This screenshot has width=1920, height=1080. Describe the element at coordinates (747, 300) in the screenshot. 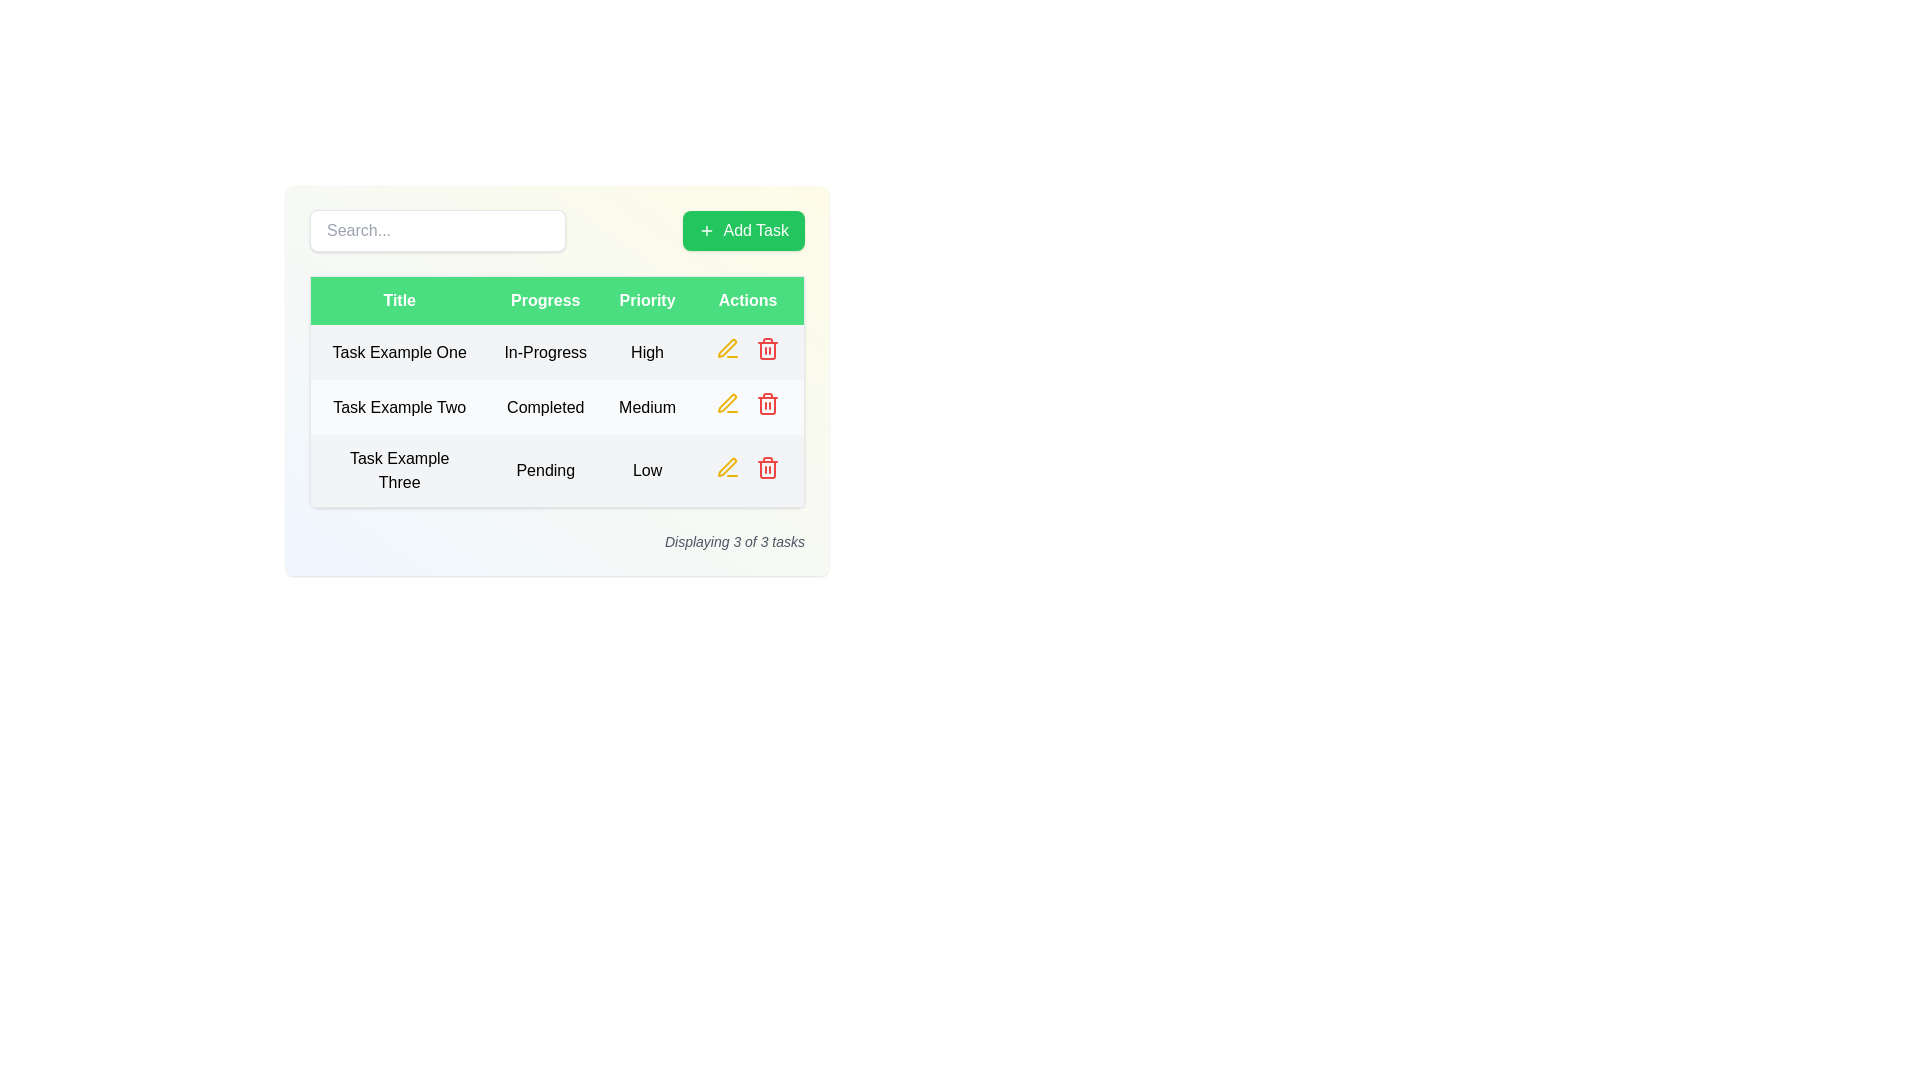

I see `the green rectangular column header labeled 'Actions' which is the fourth column in the table header row` at that location.